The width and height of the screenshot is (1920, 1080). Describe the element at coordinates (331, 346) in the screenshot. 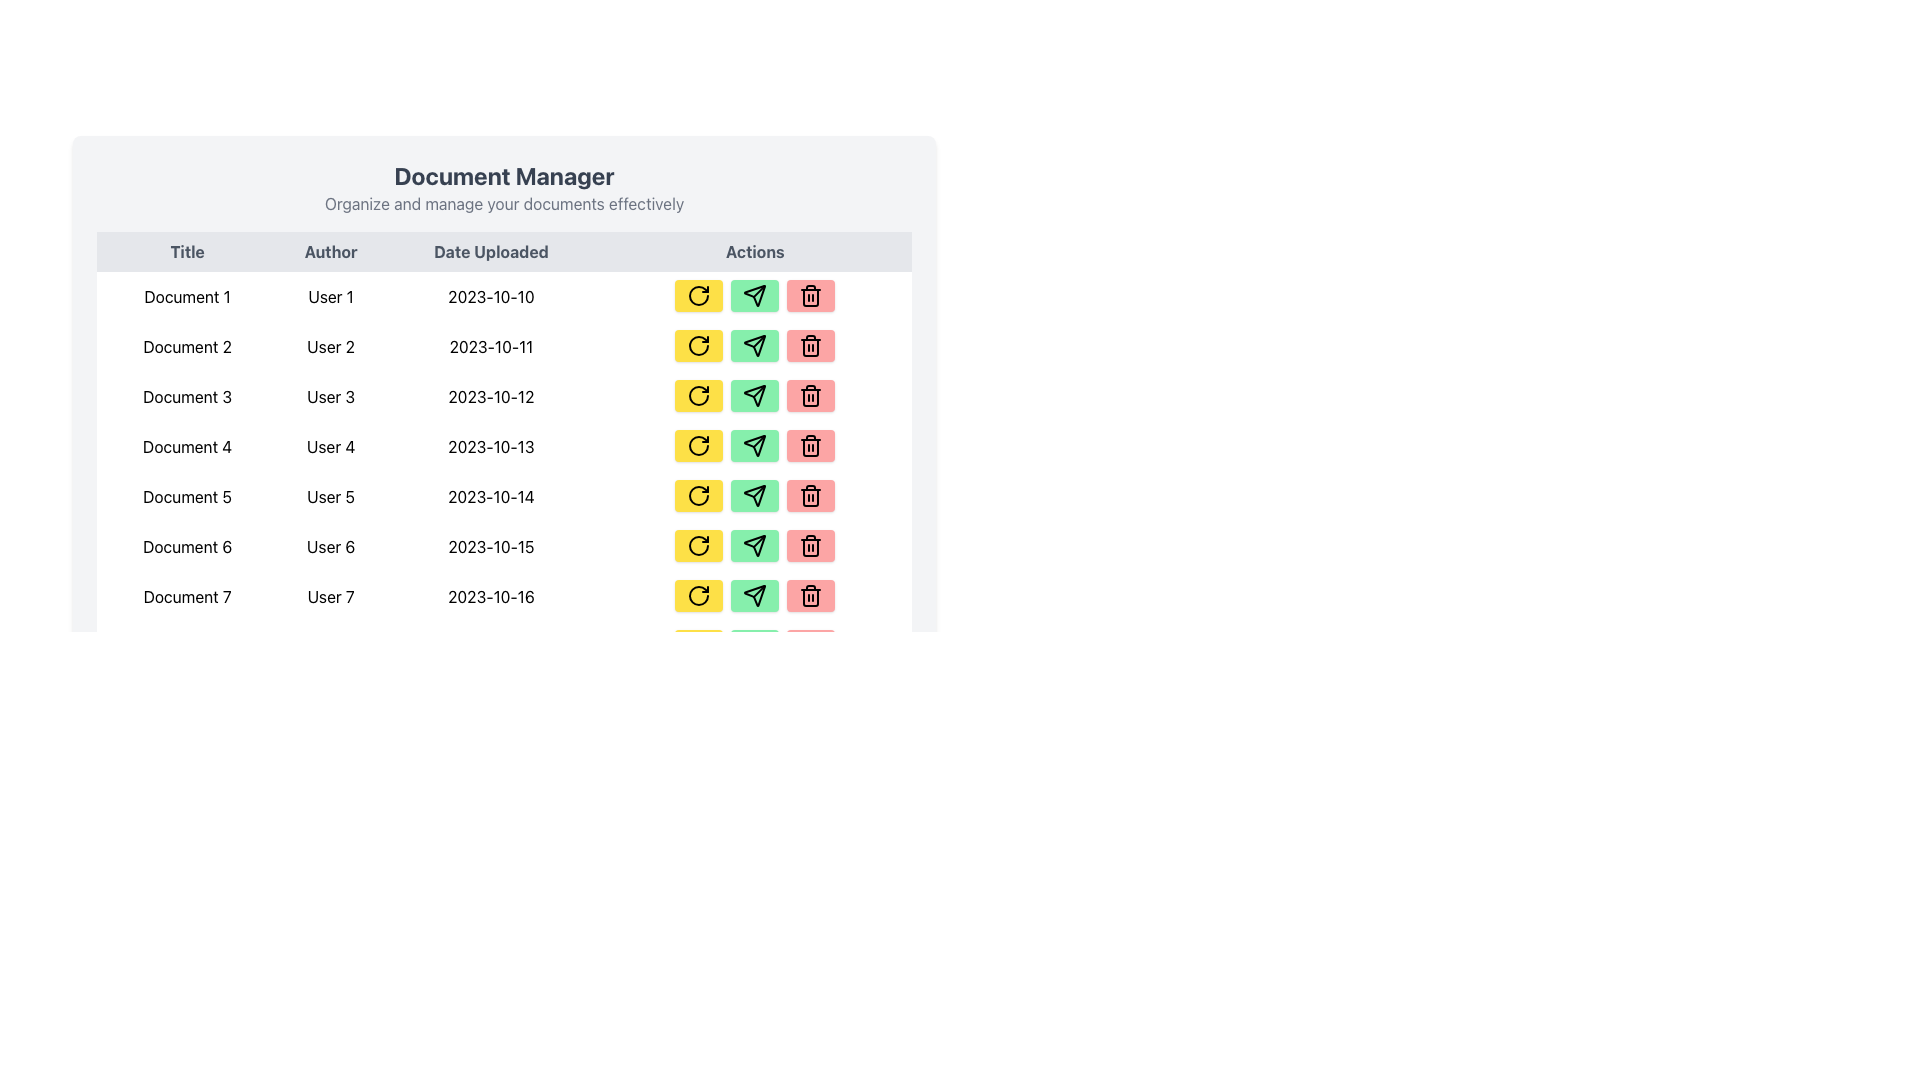

I see `the text display element showing 'User 2' in the second column of the row for 'Document 2'` at that location.